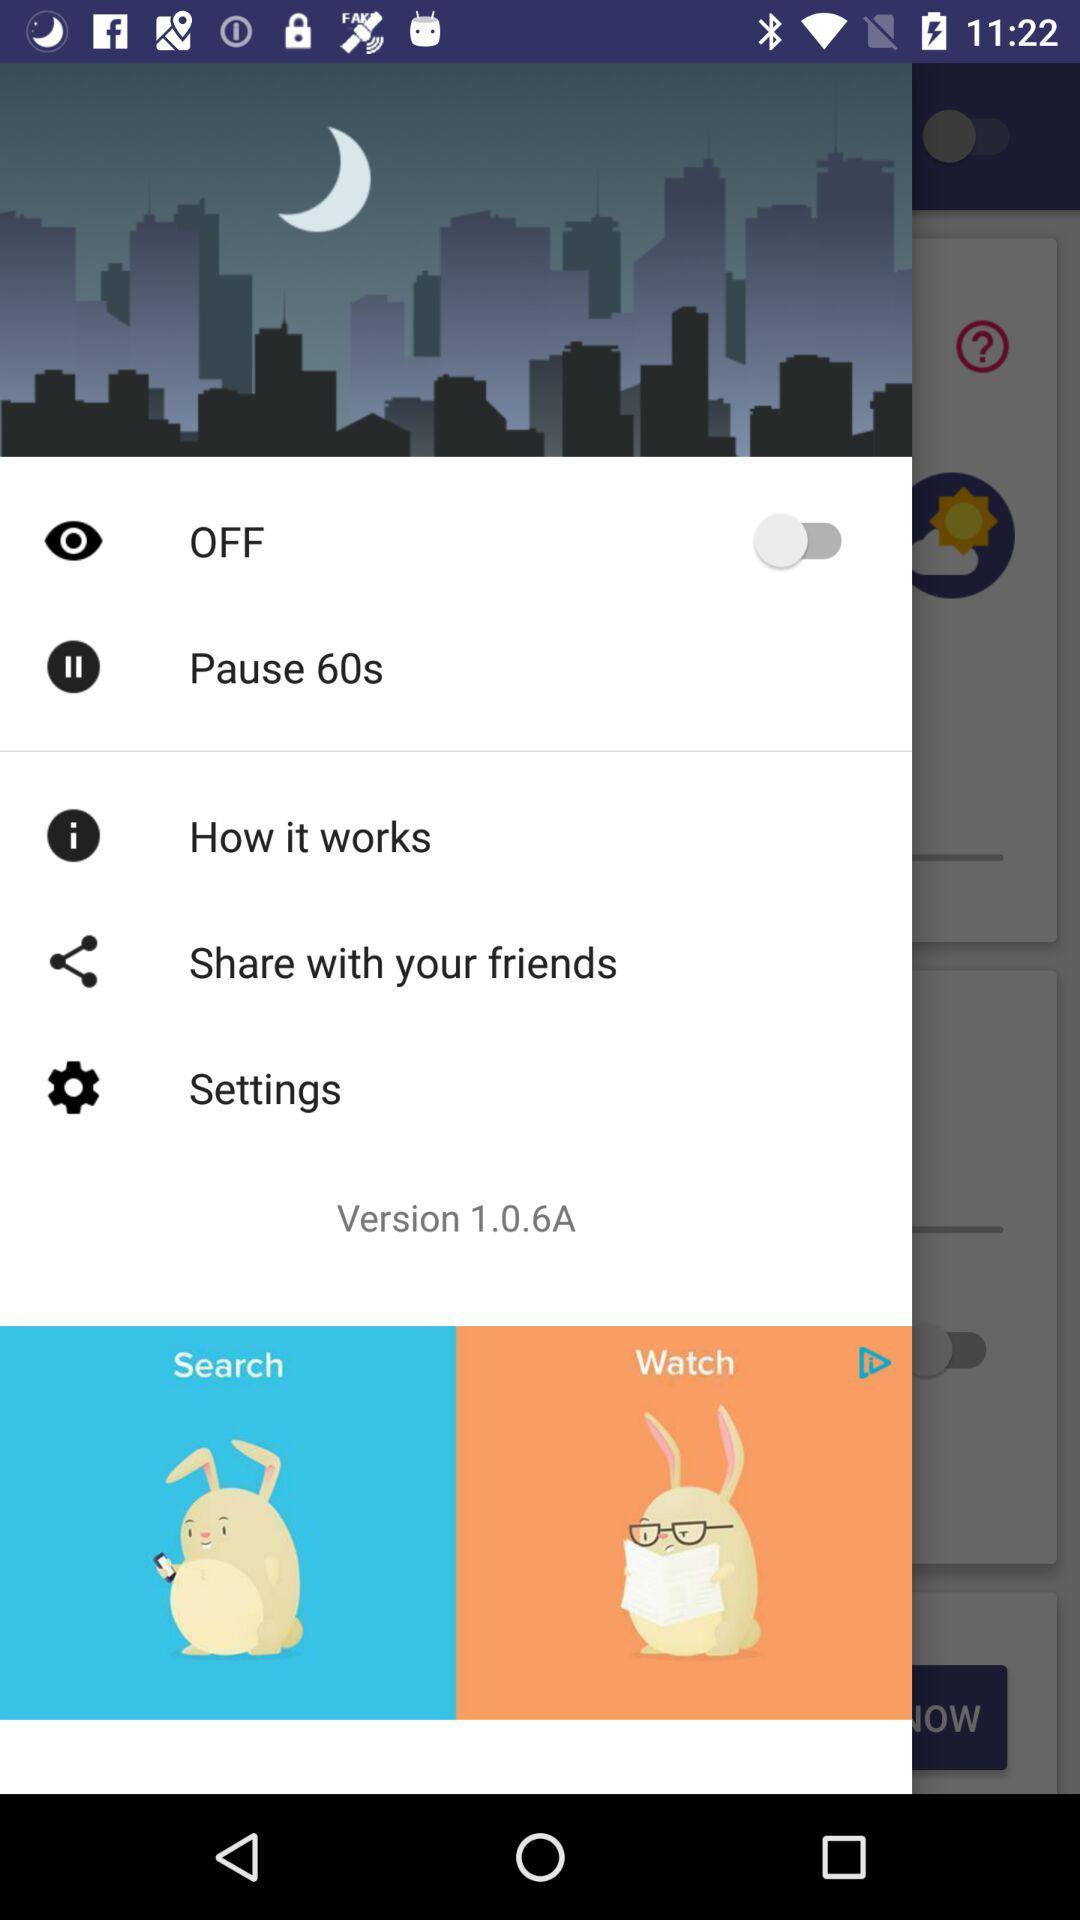 The width and height of the screenshot is (1080, 1920). Describe the element at coordinates (951, 1349) in the screenshot. I see `switch` at that location.